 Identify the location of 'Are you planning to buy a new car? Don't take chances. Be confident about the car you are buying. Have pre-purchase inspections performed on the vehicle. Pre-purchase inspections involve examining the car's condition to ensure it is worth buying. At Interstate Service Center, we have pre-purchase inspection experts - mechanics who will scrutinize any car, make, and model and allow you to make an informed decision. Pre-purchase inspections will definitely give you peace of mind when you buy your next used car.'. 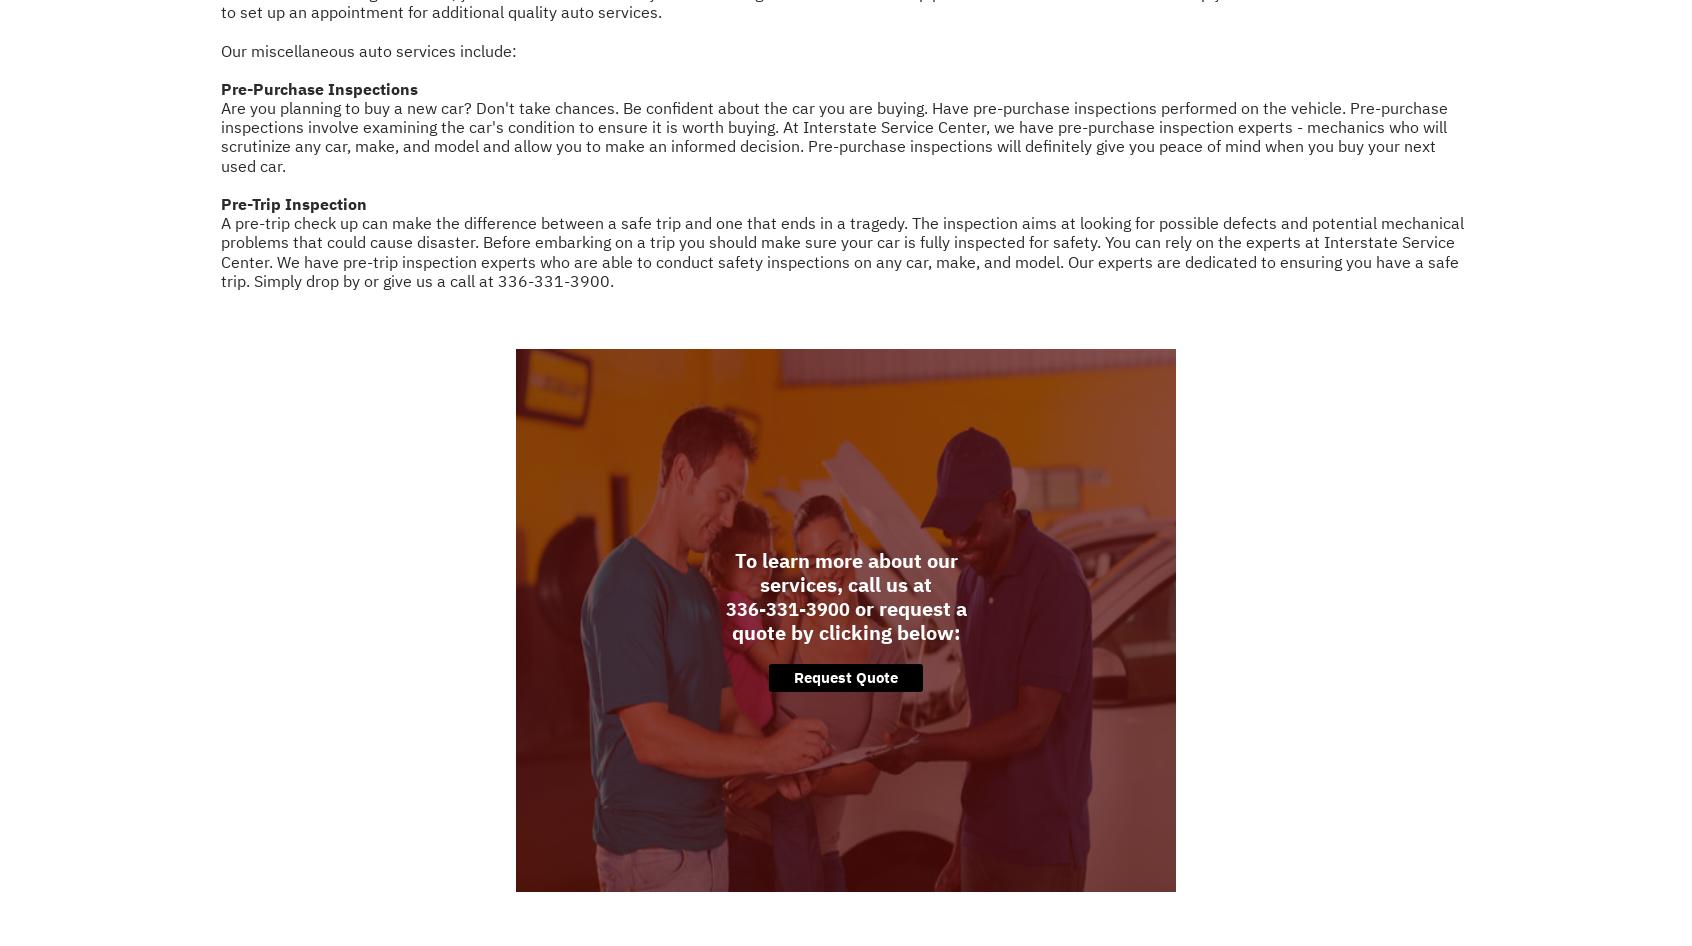
(834, 135).